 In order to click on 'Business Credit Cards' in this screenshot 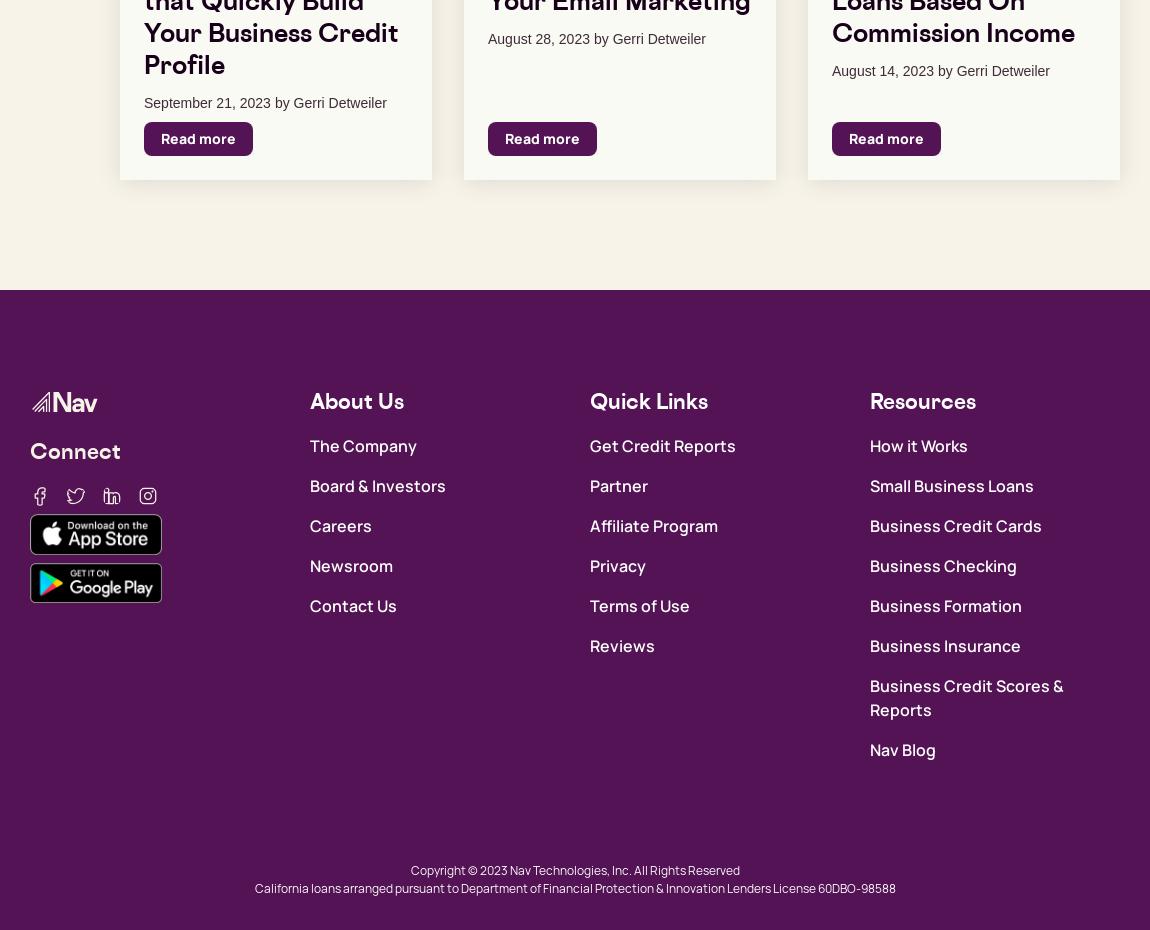, I will do `click(955, 525)`.